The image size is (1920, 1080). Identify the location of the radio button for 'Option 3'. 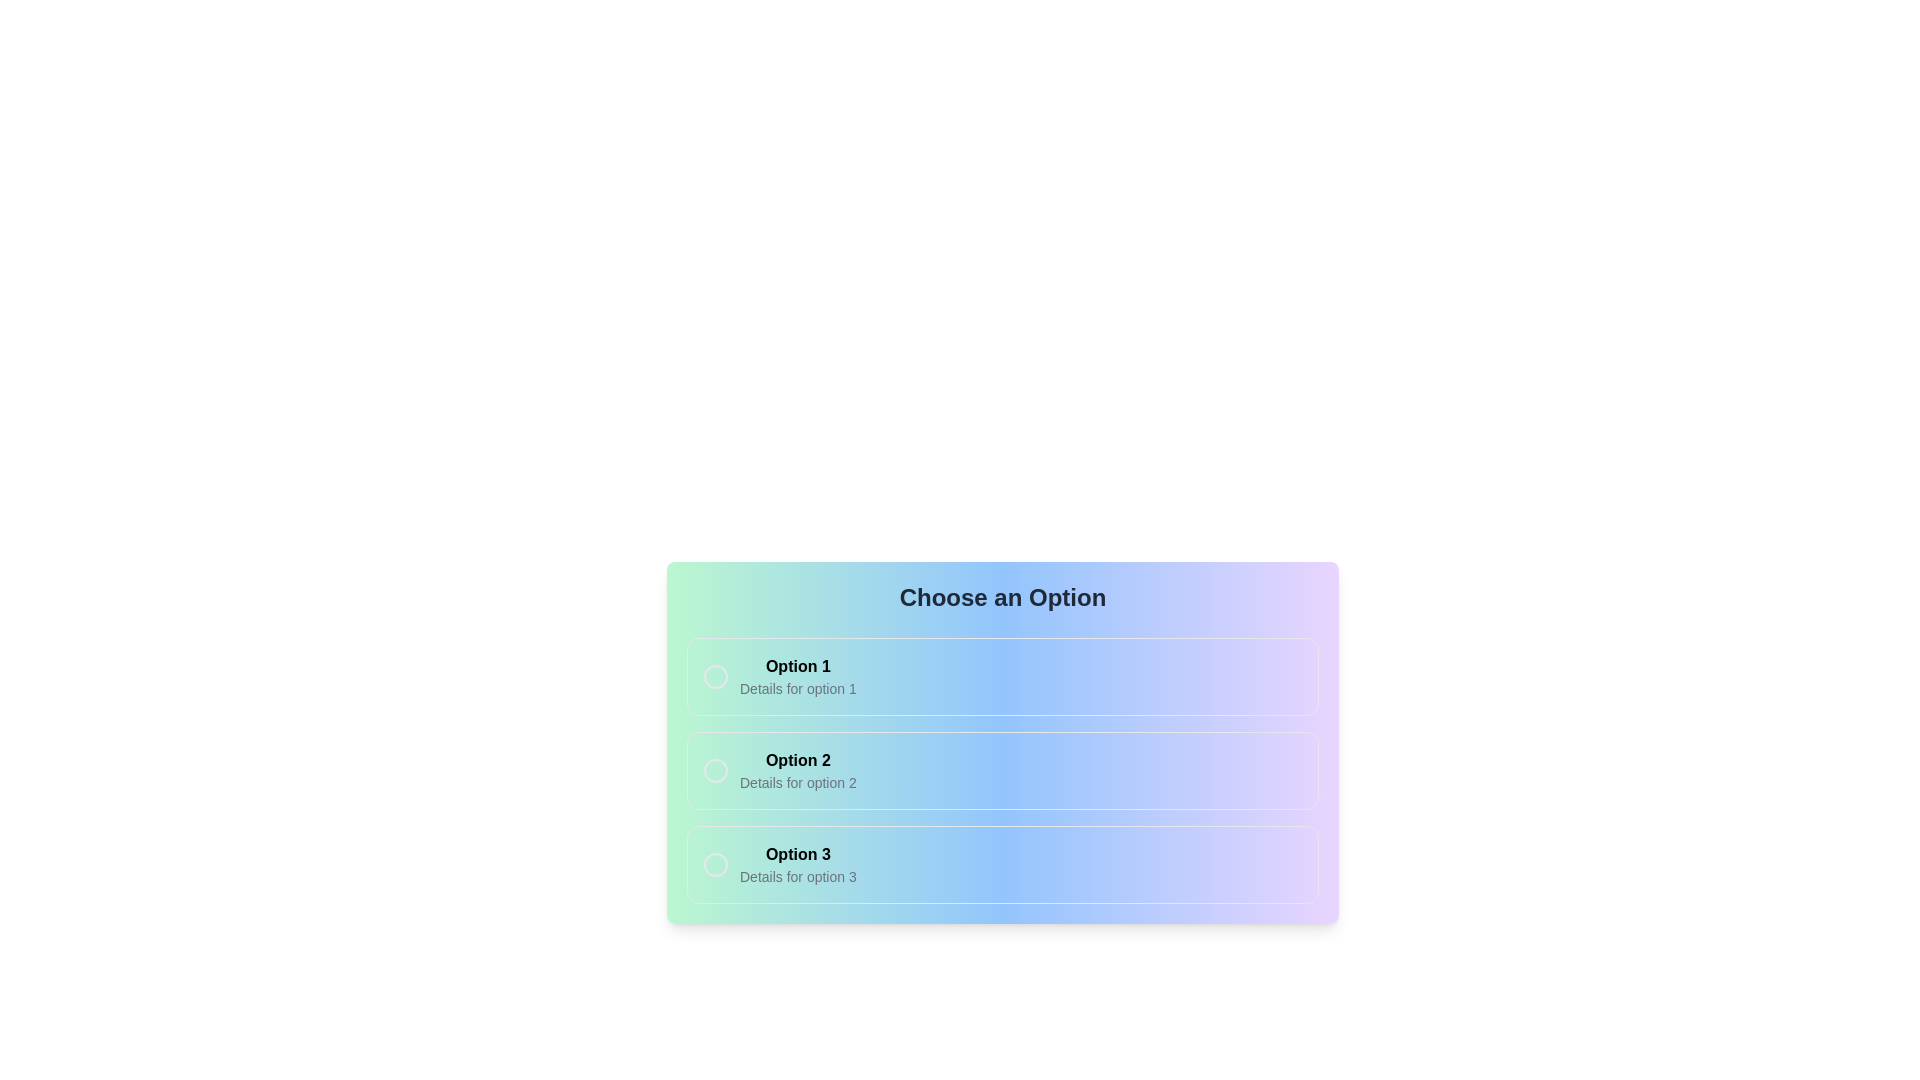
(715, 863).